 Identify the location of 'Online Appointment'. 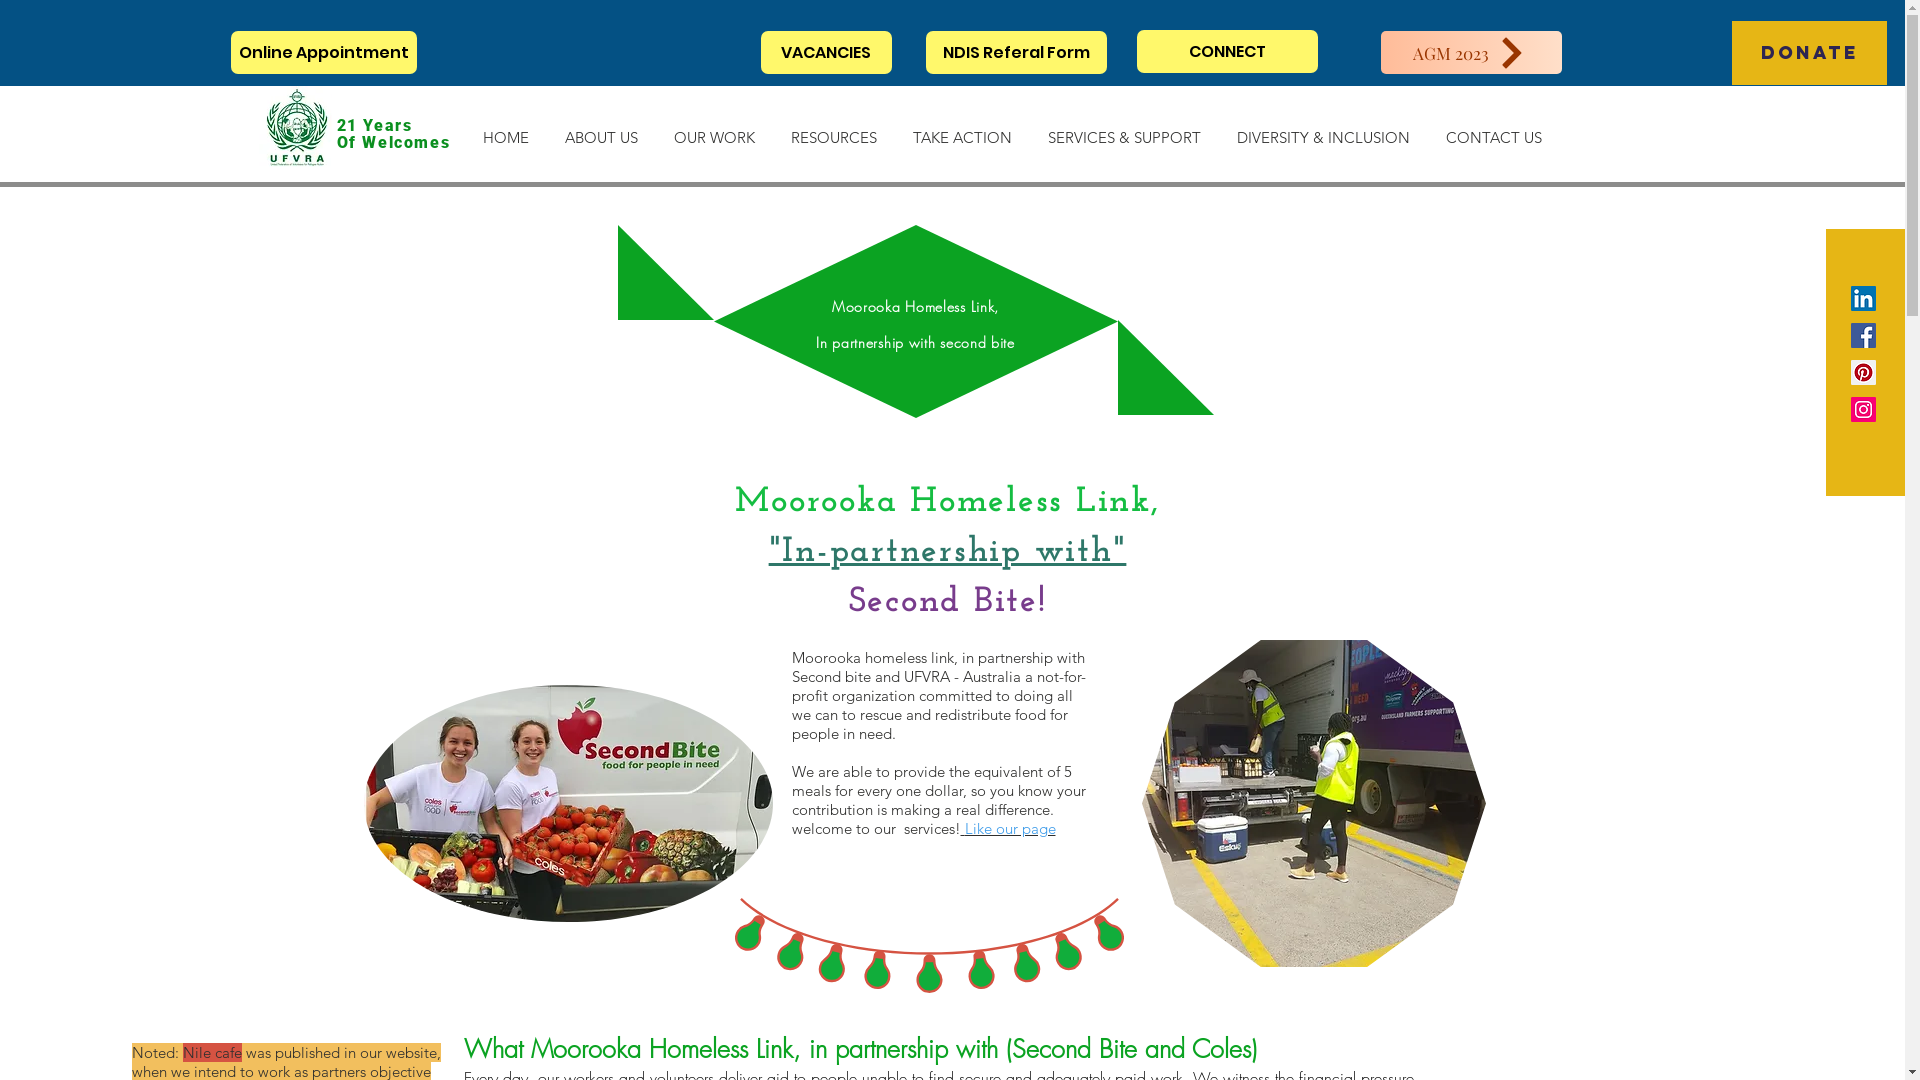
(322, 51).